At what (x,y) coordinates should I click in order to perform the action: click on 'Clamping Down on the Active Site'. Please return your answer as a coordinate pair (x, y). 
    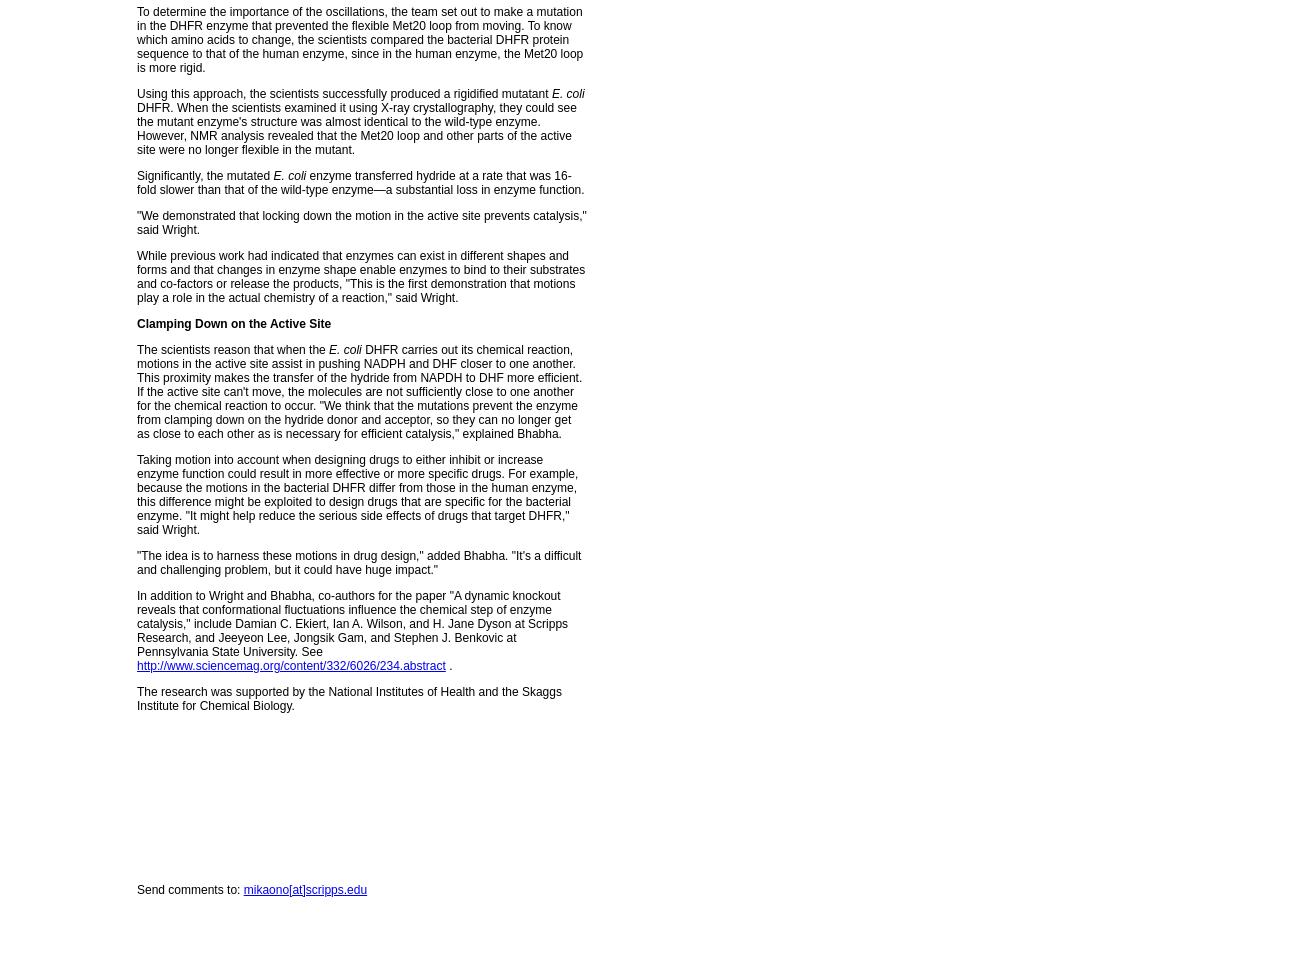
    Looking at the image, I should click on (233, 322).